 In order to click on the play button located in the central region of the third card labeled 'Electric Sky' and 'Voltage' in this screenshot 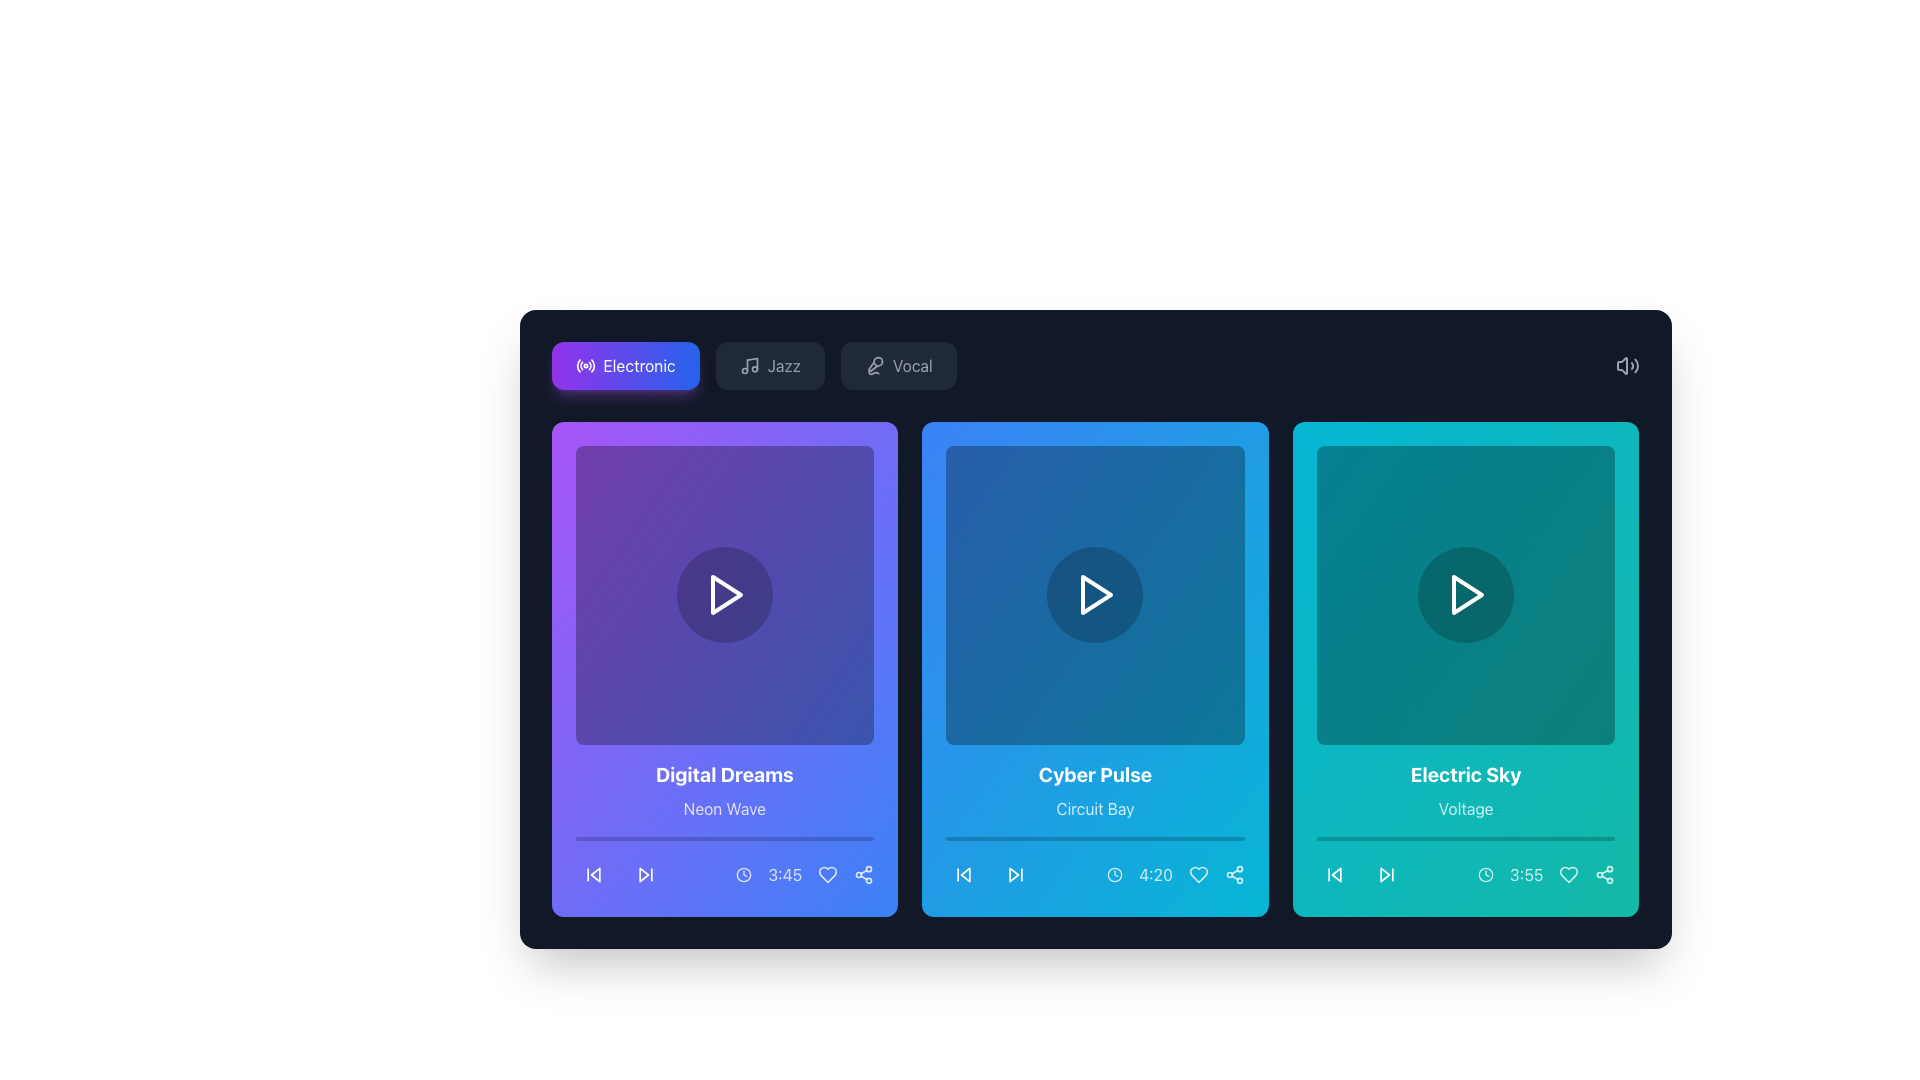, I will do `click(1466, 594)`.